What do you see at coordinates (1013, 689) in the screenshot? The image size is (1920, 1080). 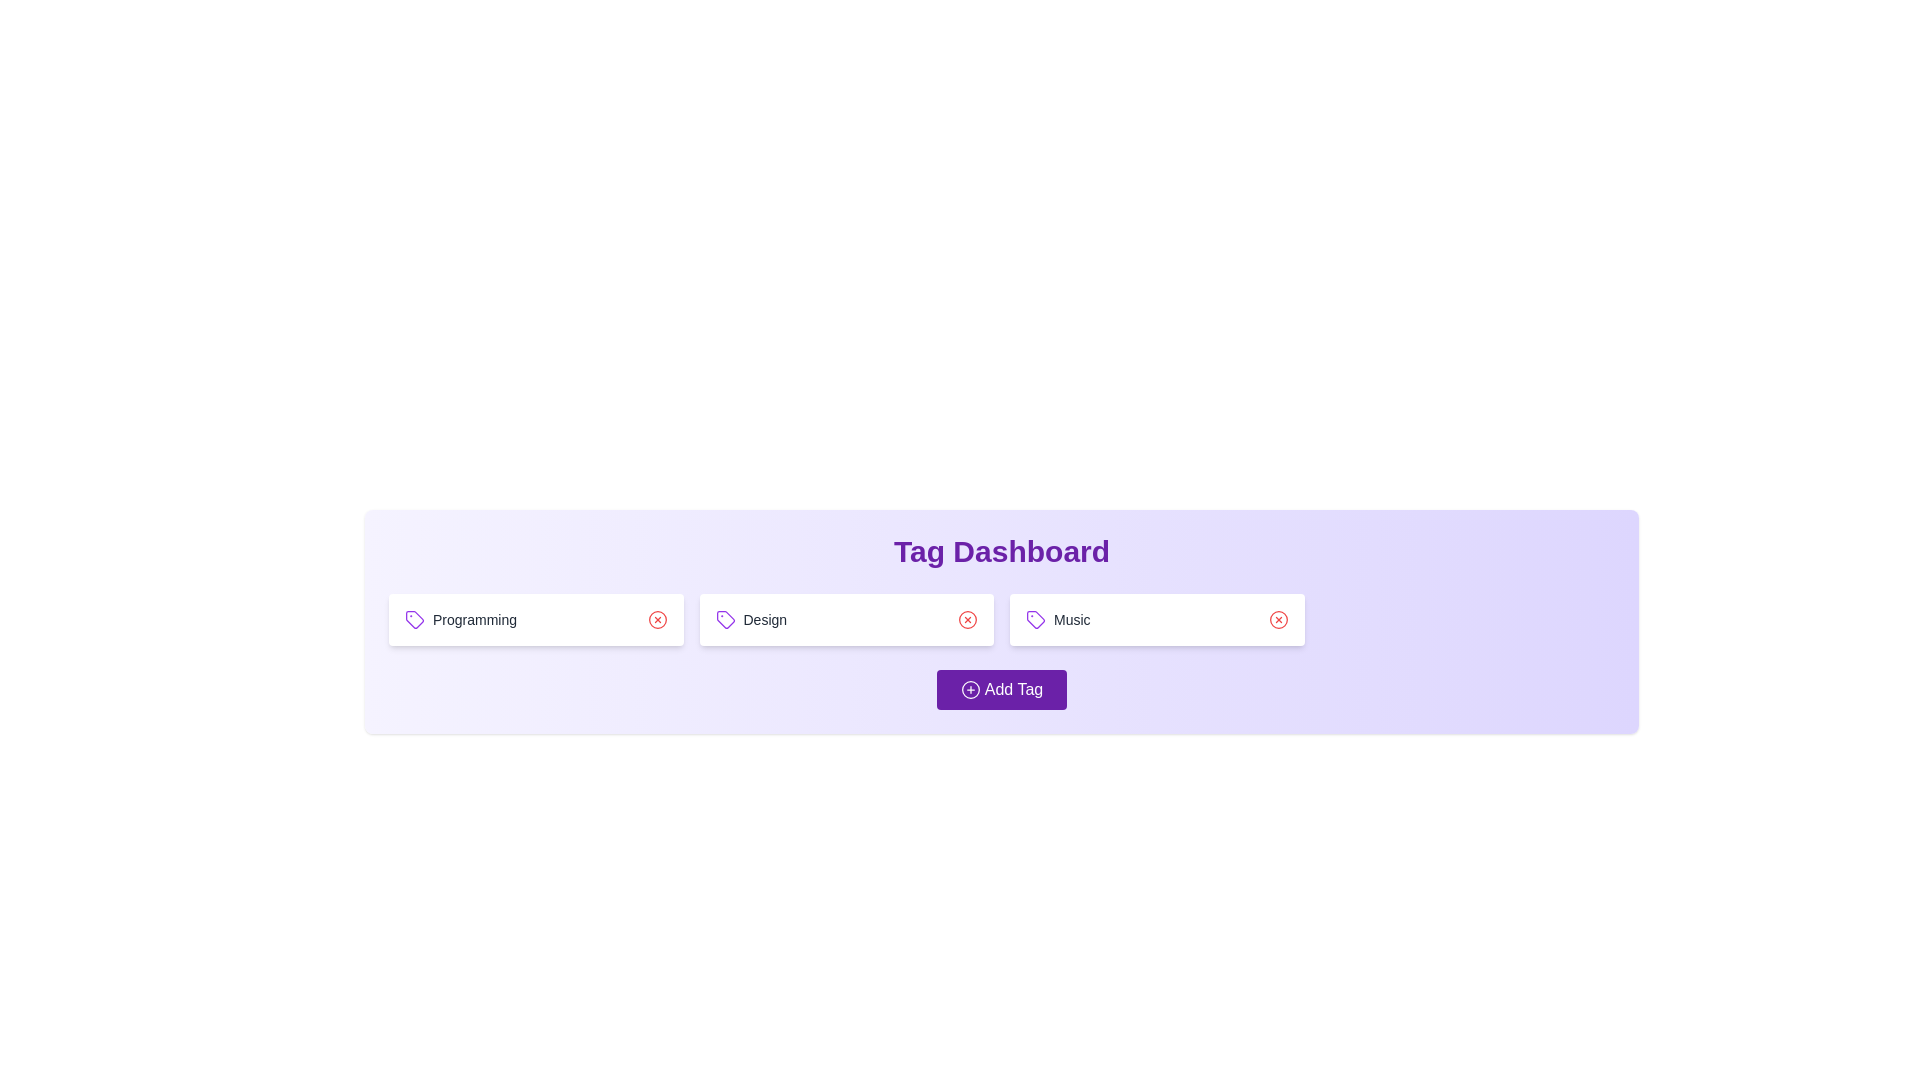 I see `the 'Add Tag' button, which is a purple button with rounded edges containing the text 'Add Tag' and a '+' symbol, located in the lower-central part of the interface under the 'Tag Dashboard'` at bounding box center [1013, 689].